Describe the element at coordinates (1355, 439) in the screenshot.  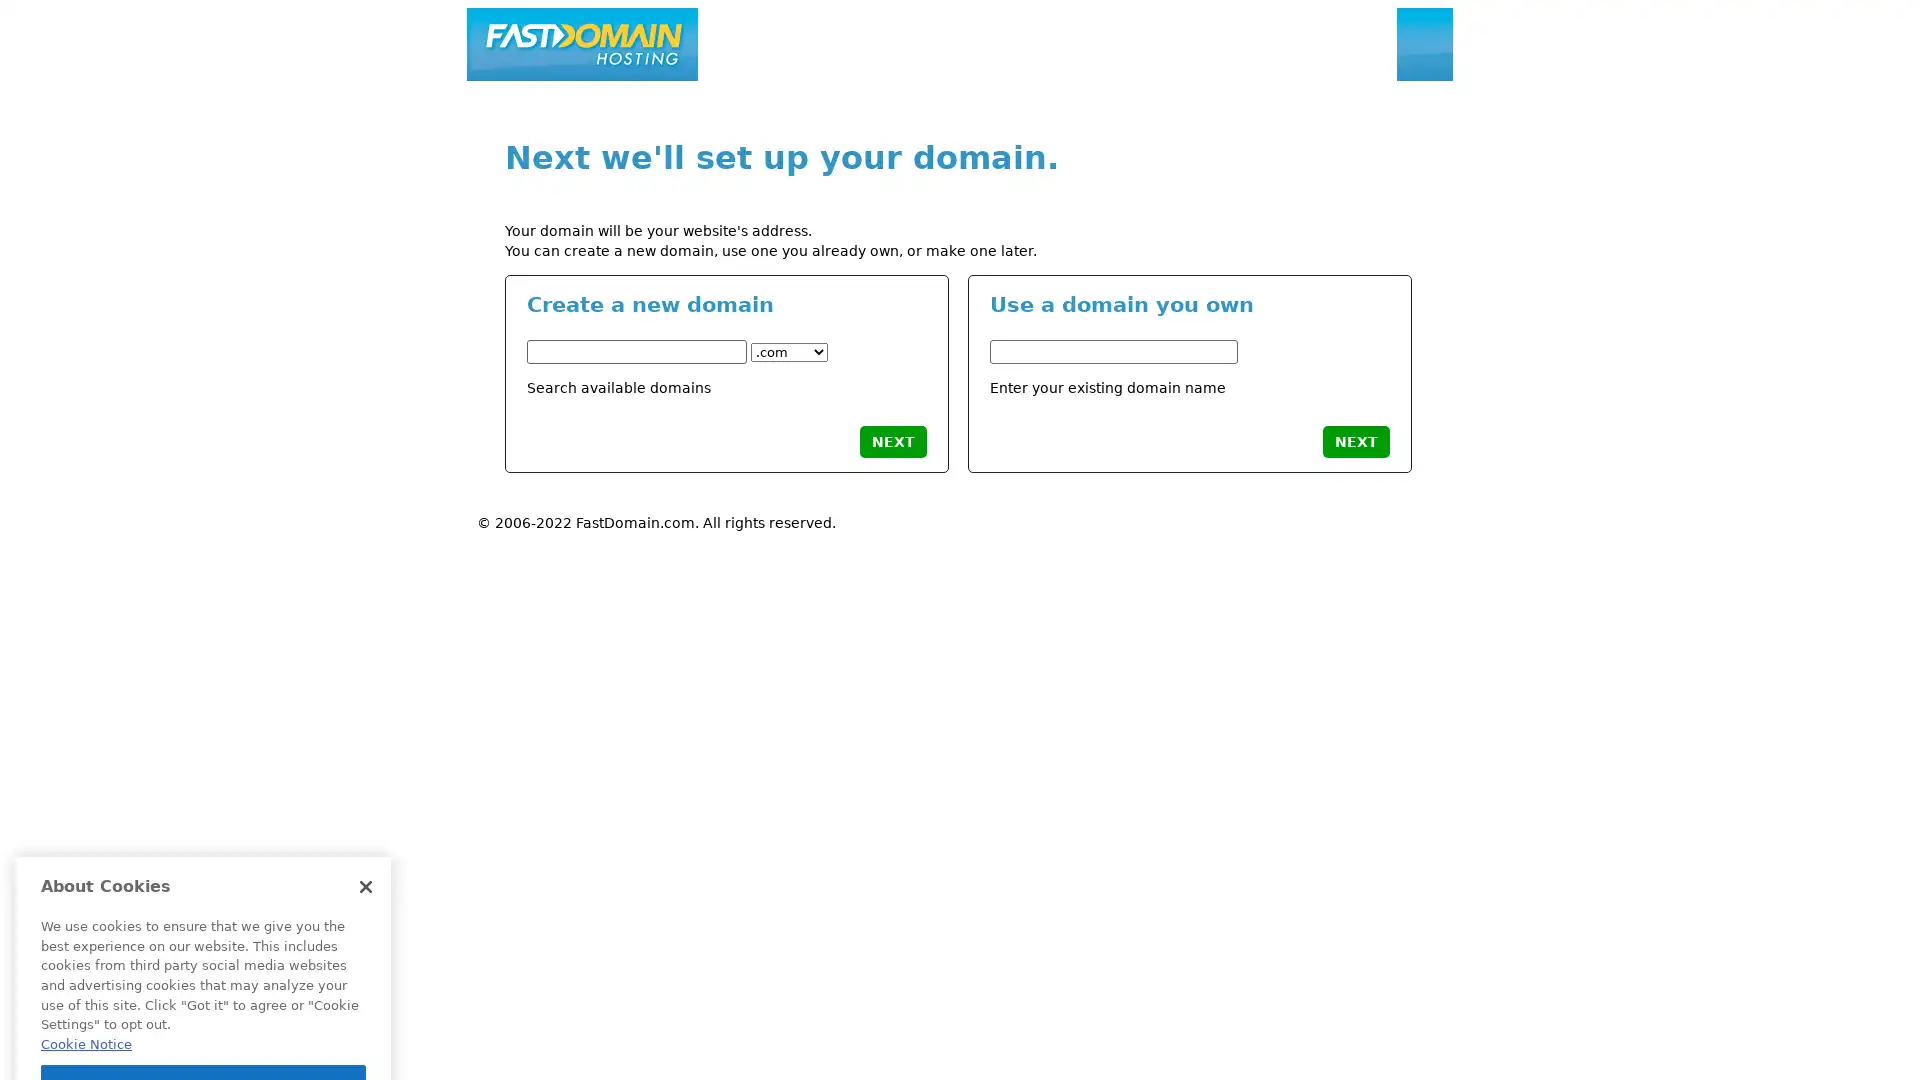
I see `Next` at that location.